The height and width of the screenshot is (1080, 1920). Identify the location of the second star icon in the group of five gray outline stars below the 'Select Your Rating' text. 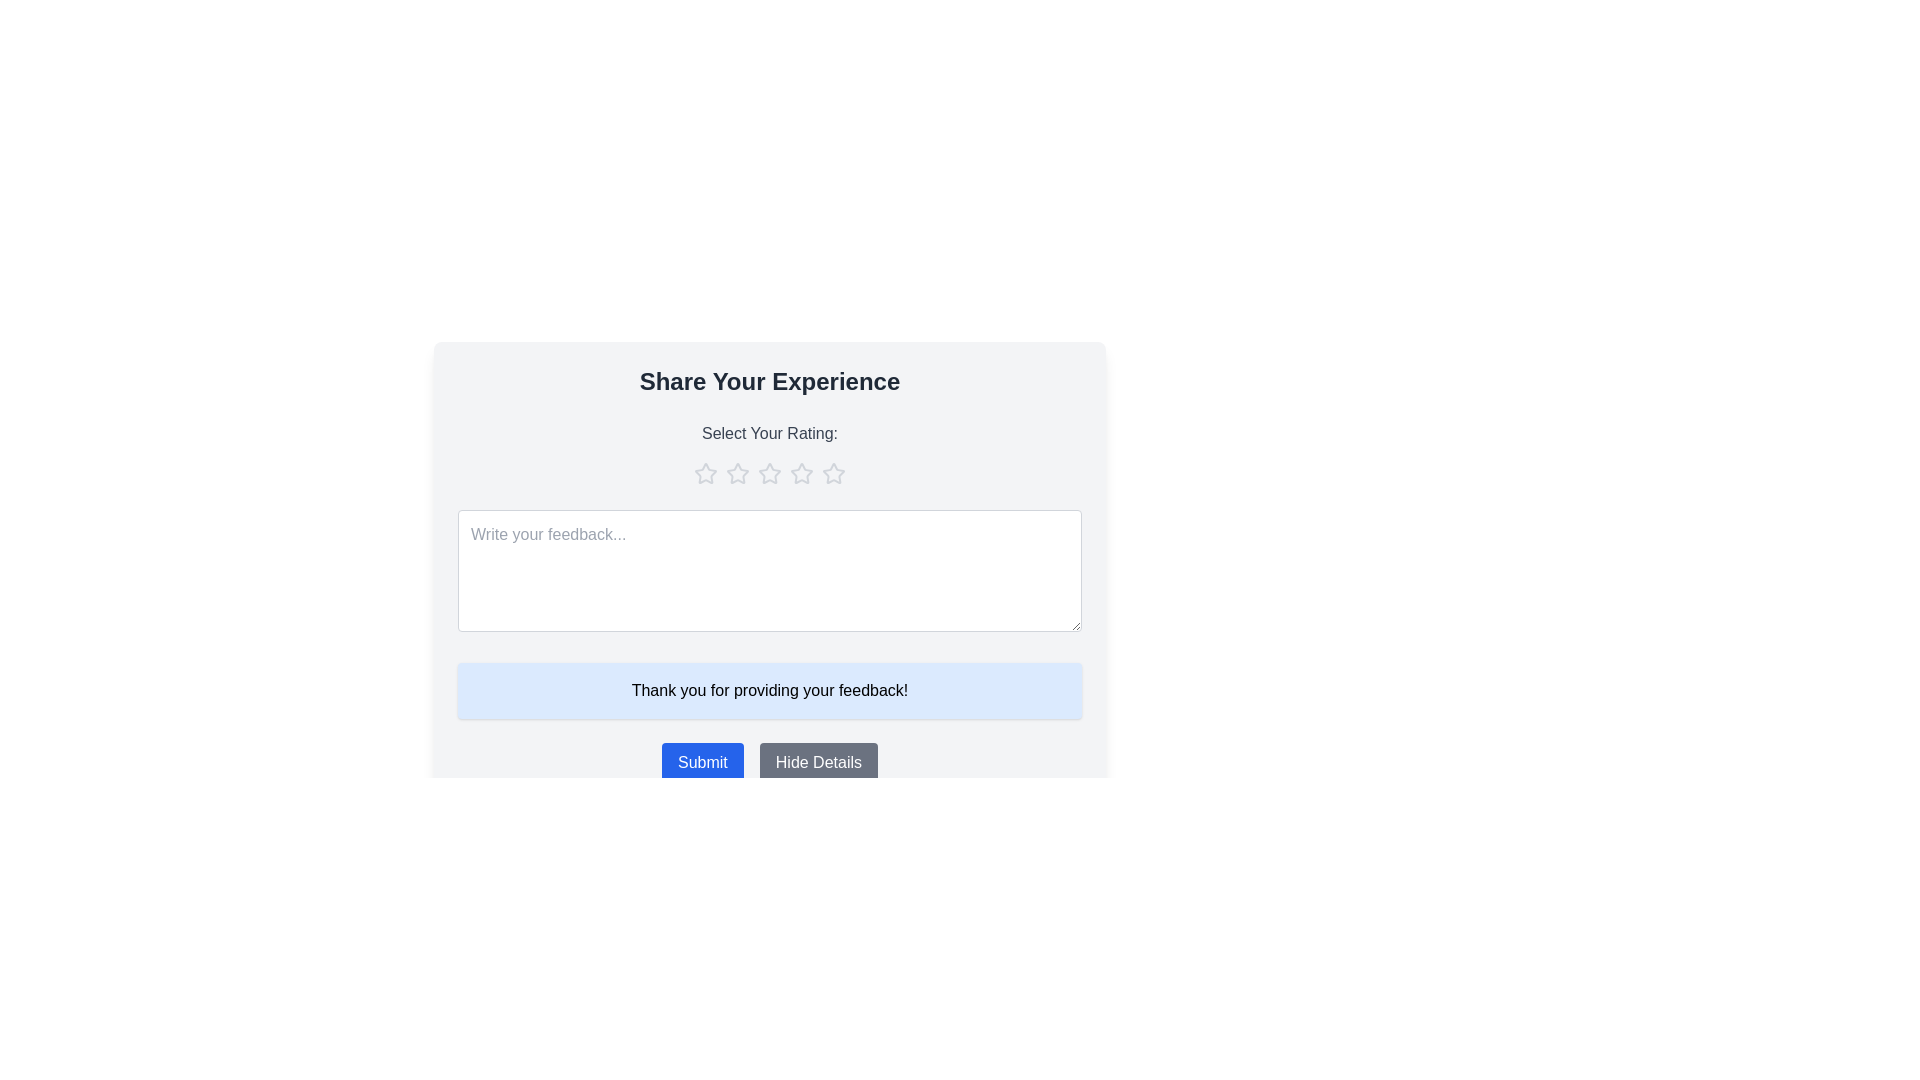
(737, 474).